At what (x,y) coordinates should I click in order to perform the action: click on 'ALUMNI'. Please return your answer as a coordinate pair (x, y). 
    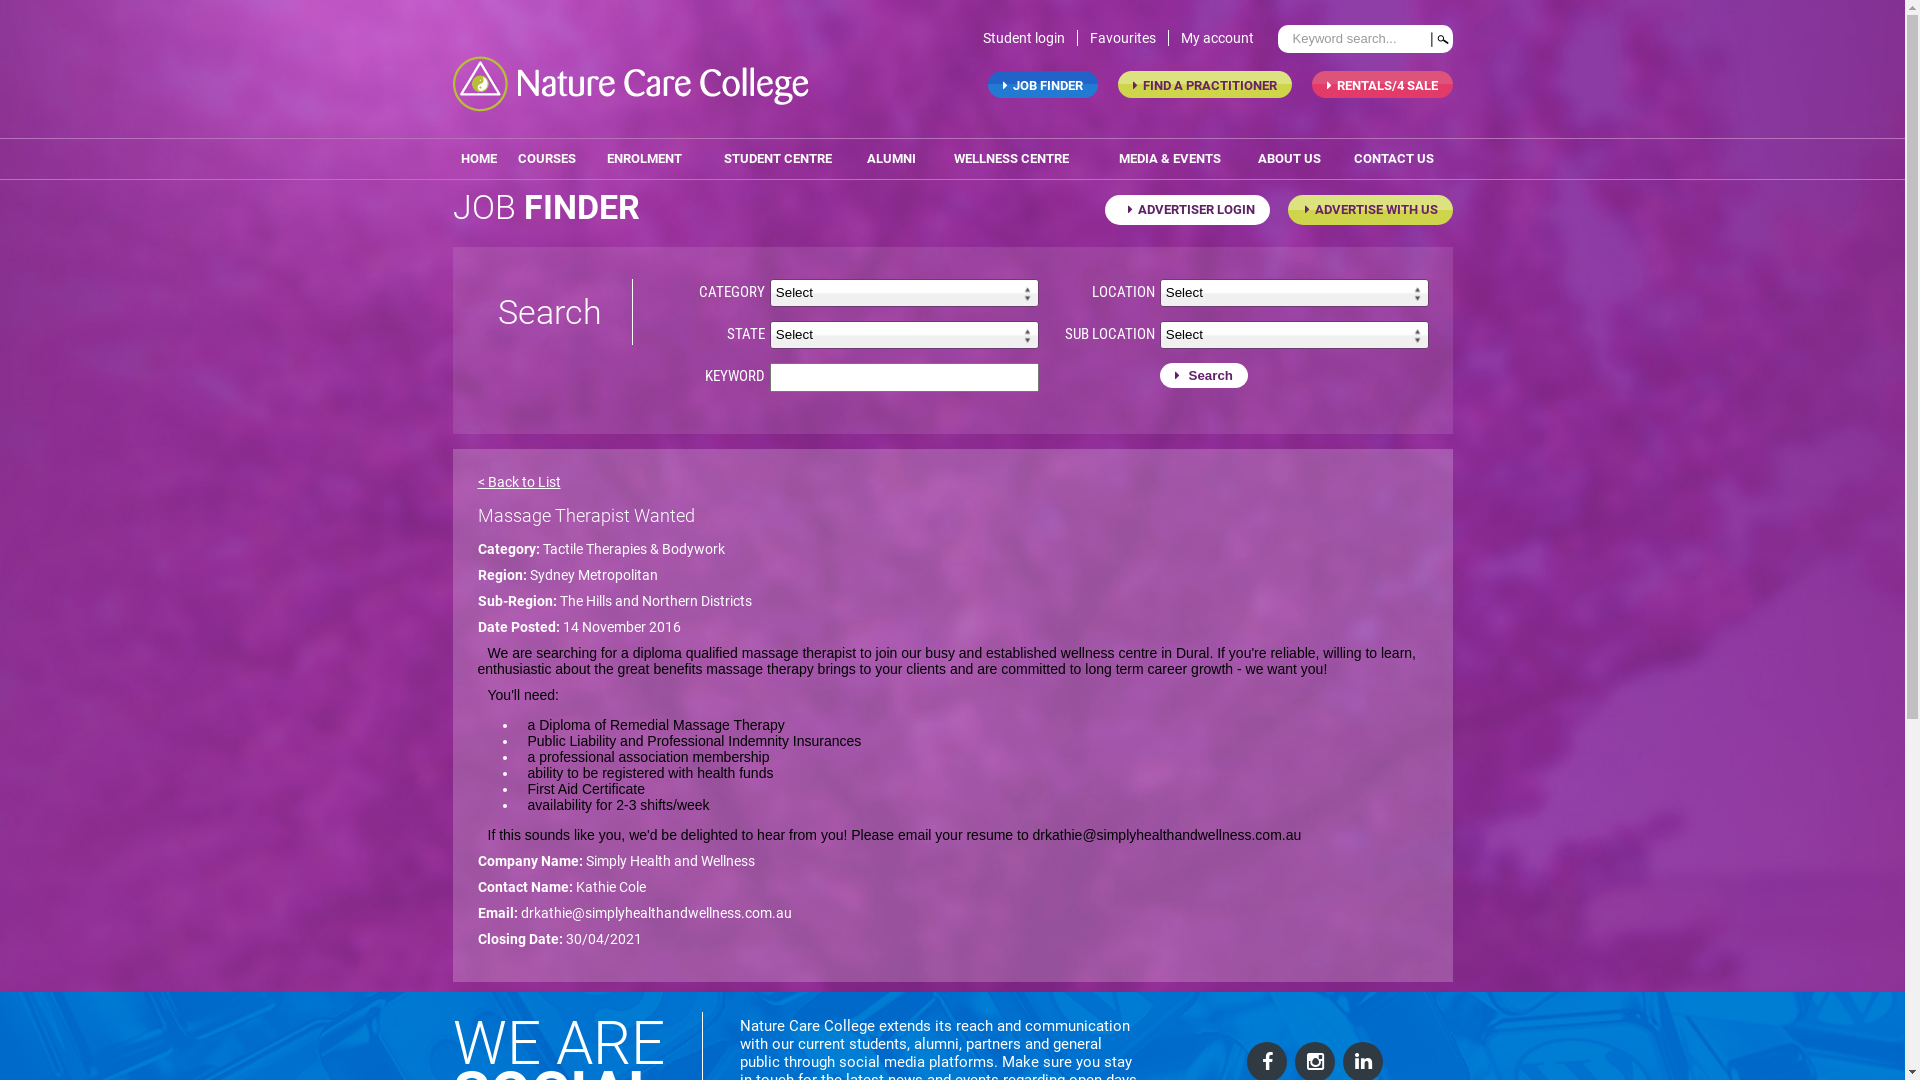
    Looking at the image, I should click on (855, 157).